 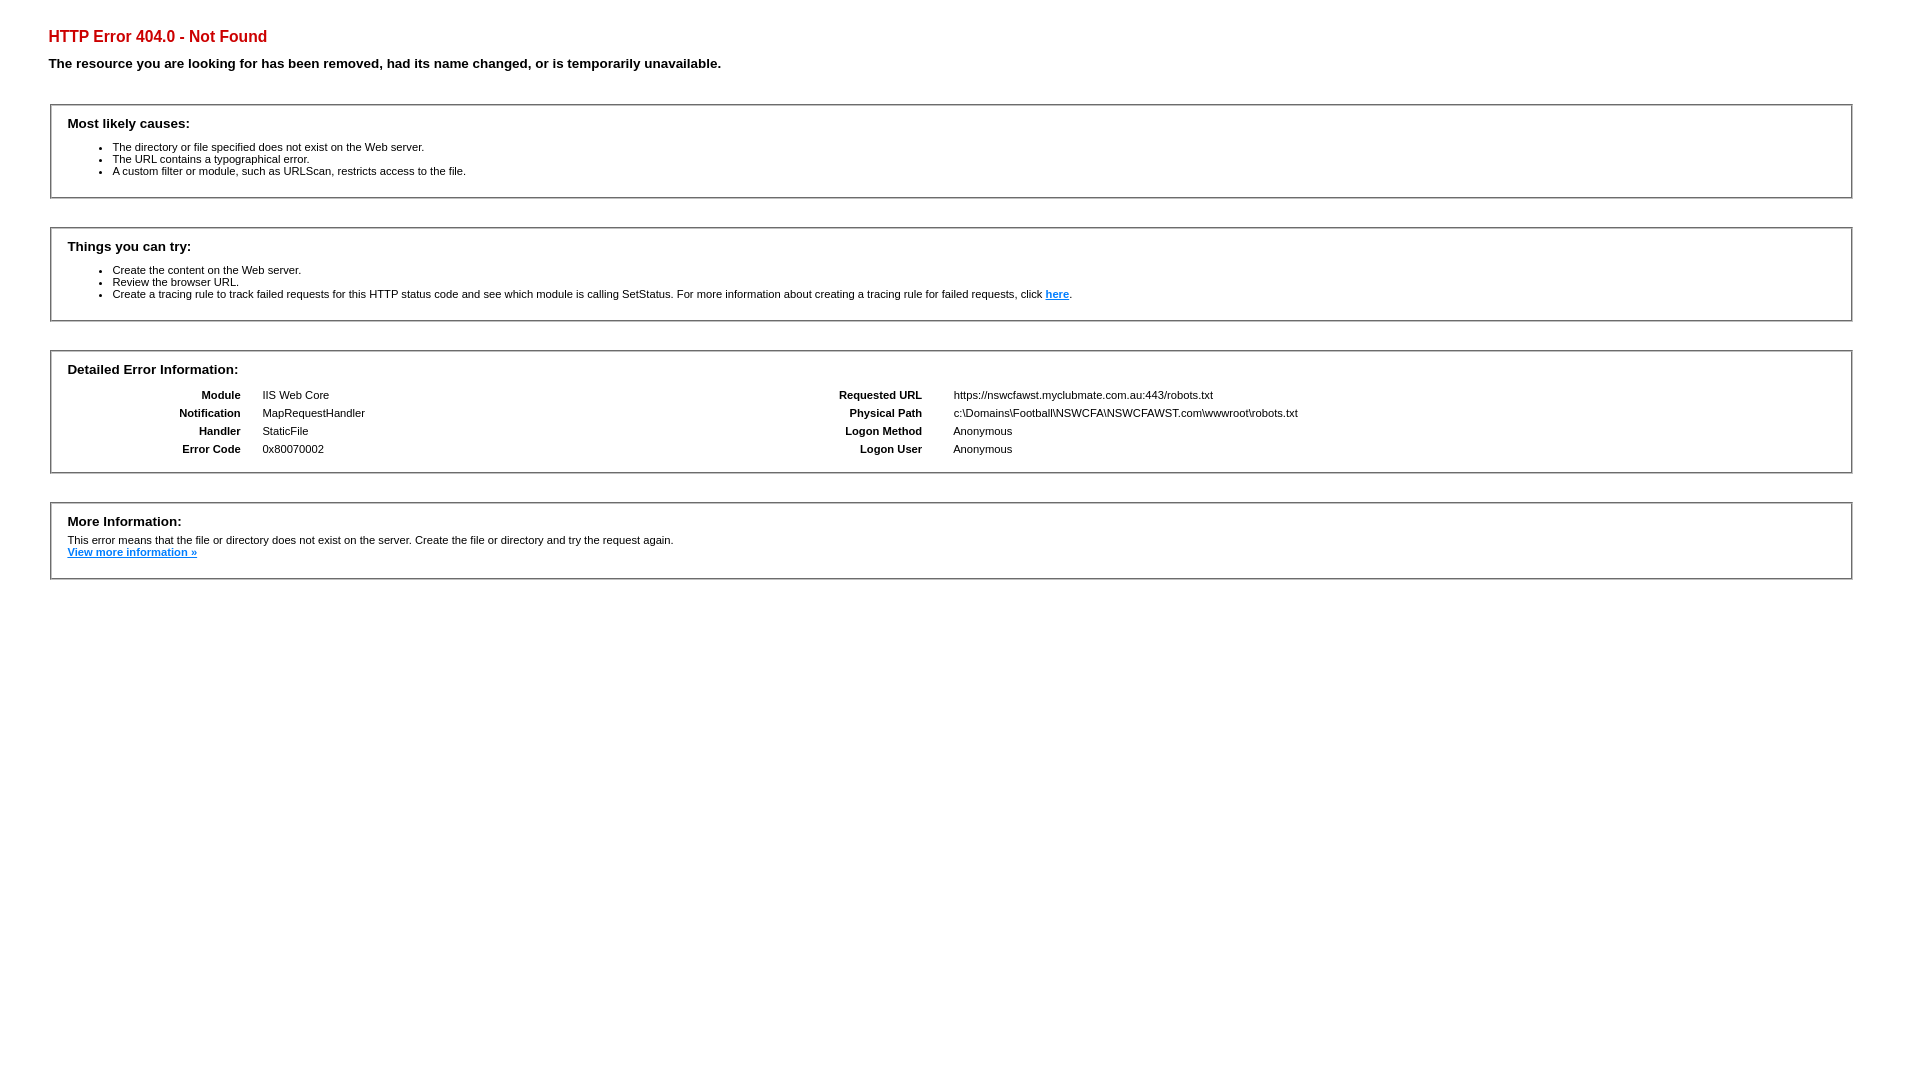 I want to click on 'here', so click(x=1056, y=293).